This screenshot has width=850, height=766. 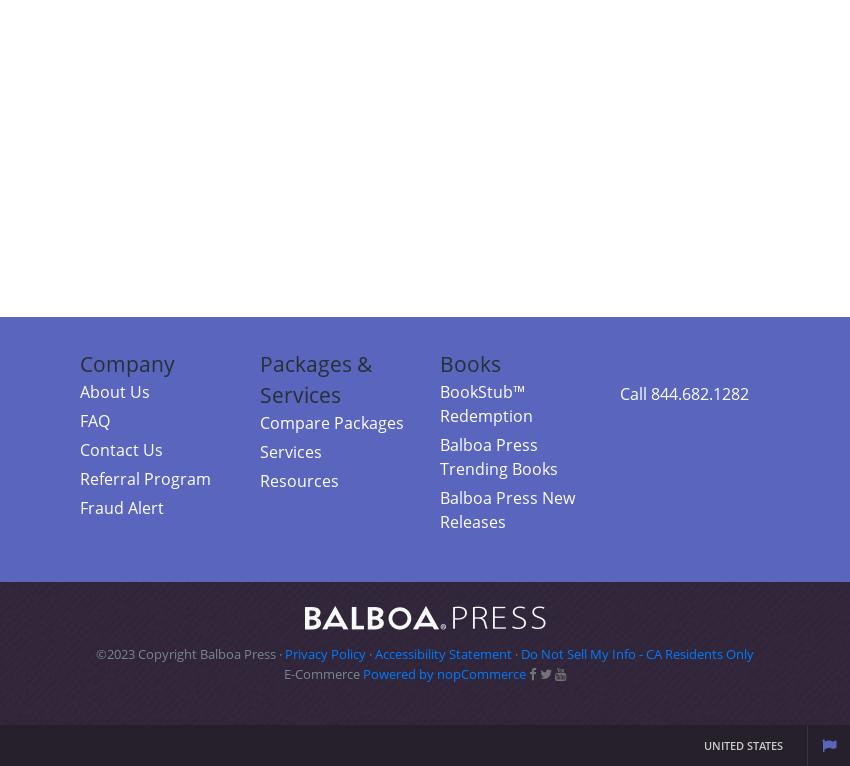 I want to click on 'Contact Us', so click(x=120, y=450).